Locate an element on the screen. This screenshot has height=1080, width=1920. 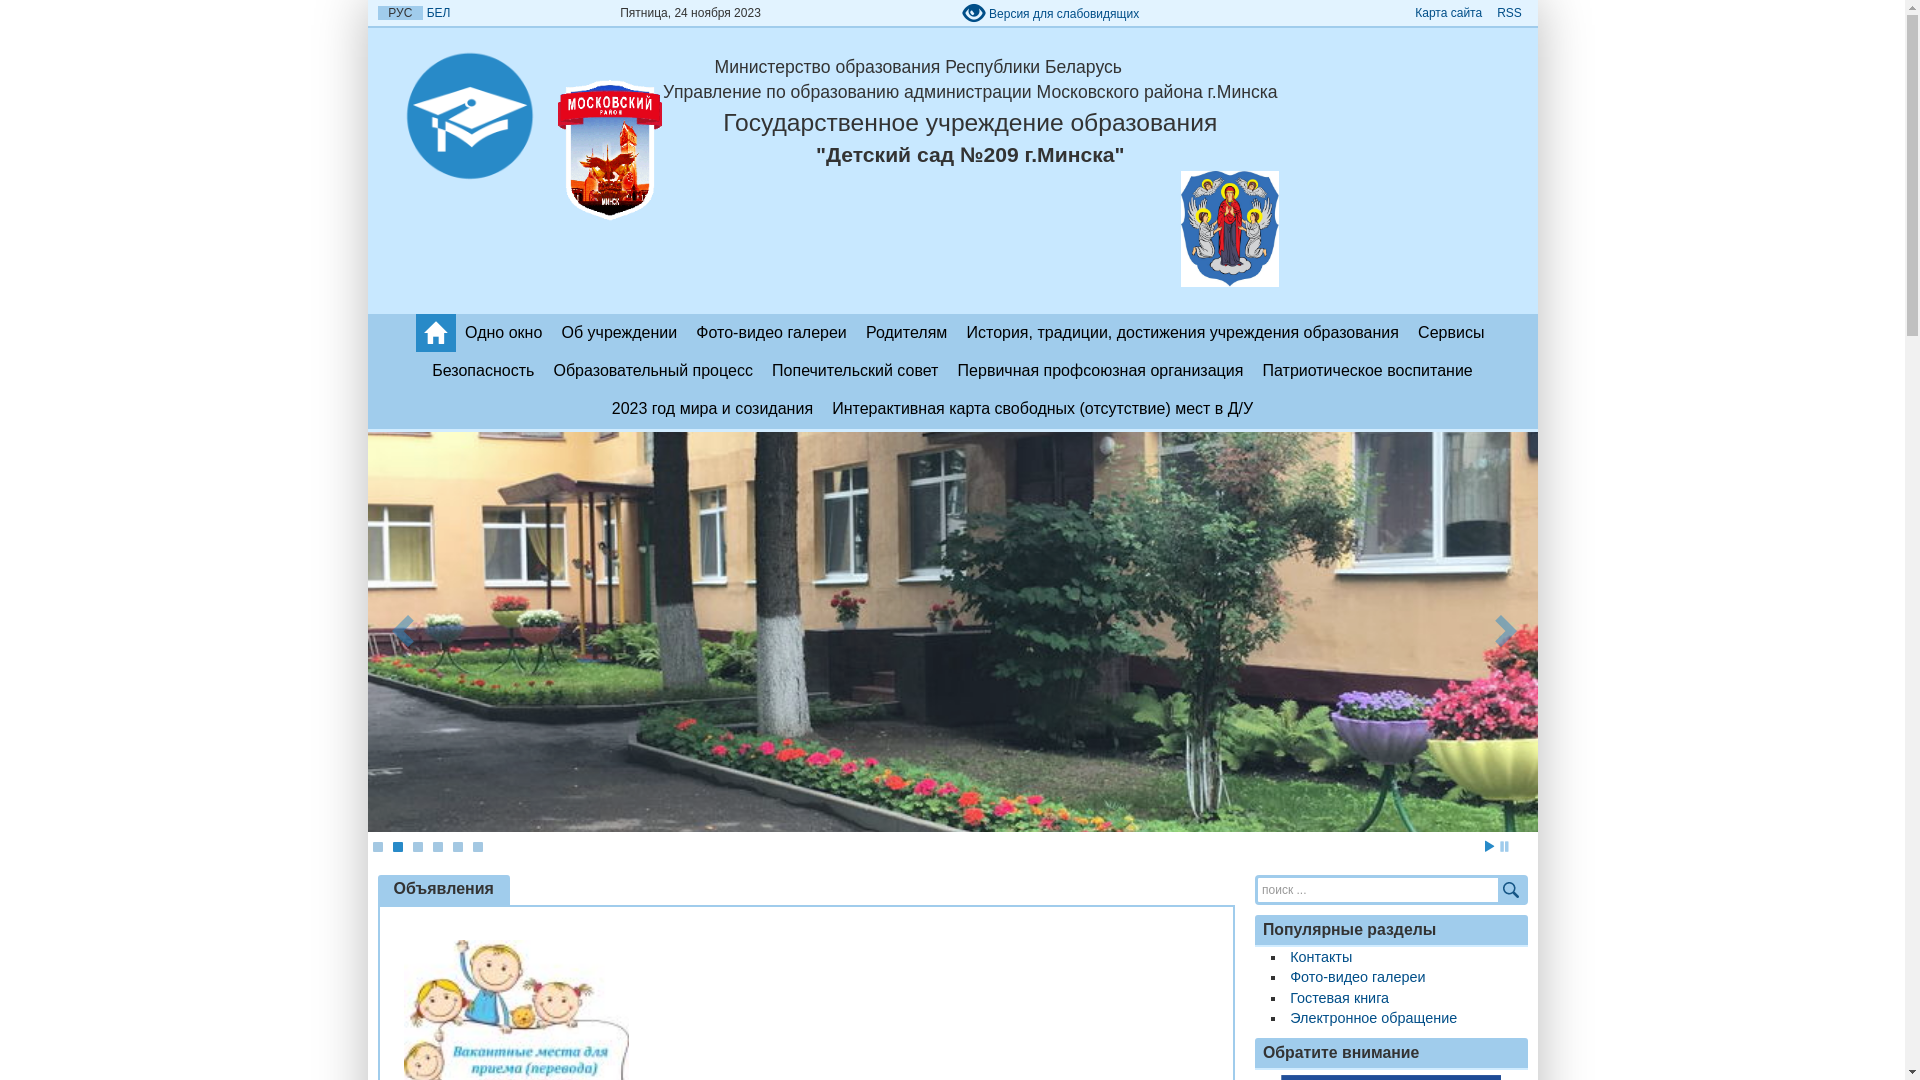
'5' is located at coordinates (450, 847).